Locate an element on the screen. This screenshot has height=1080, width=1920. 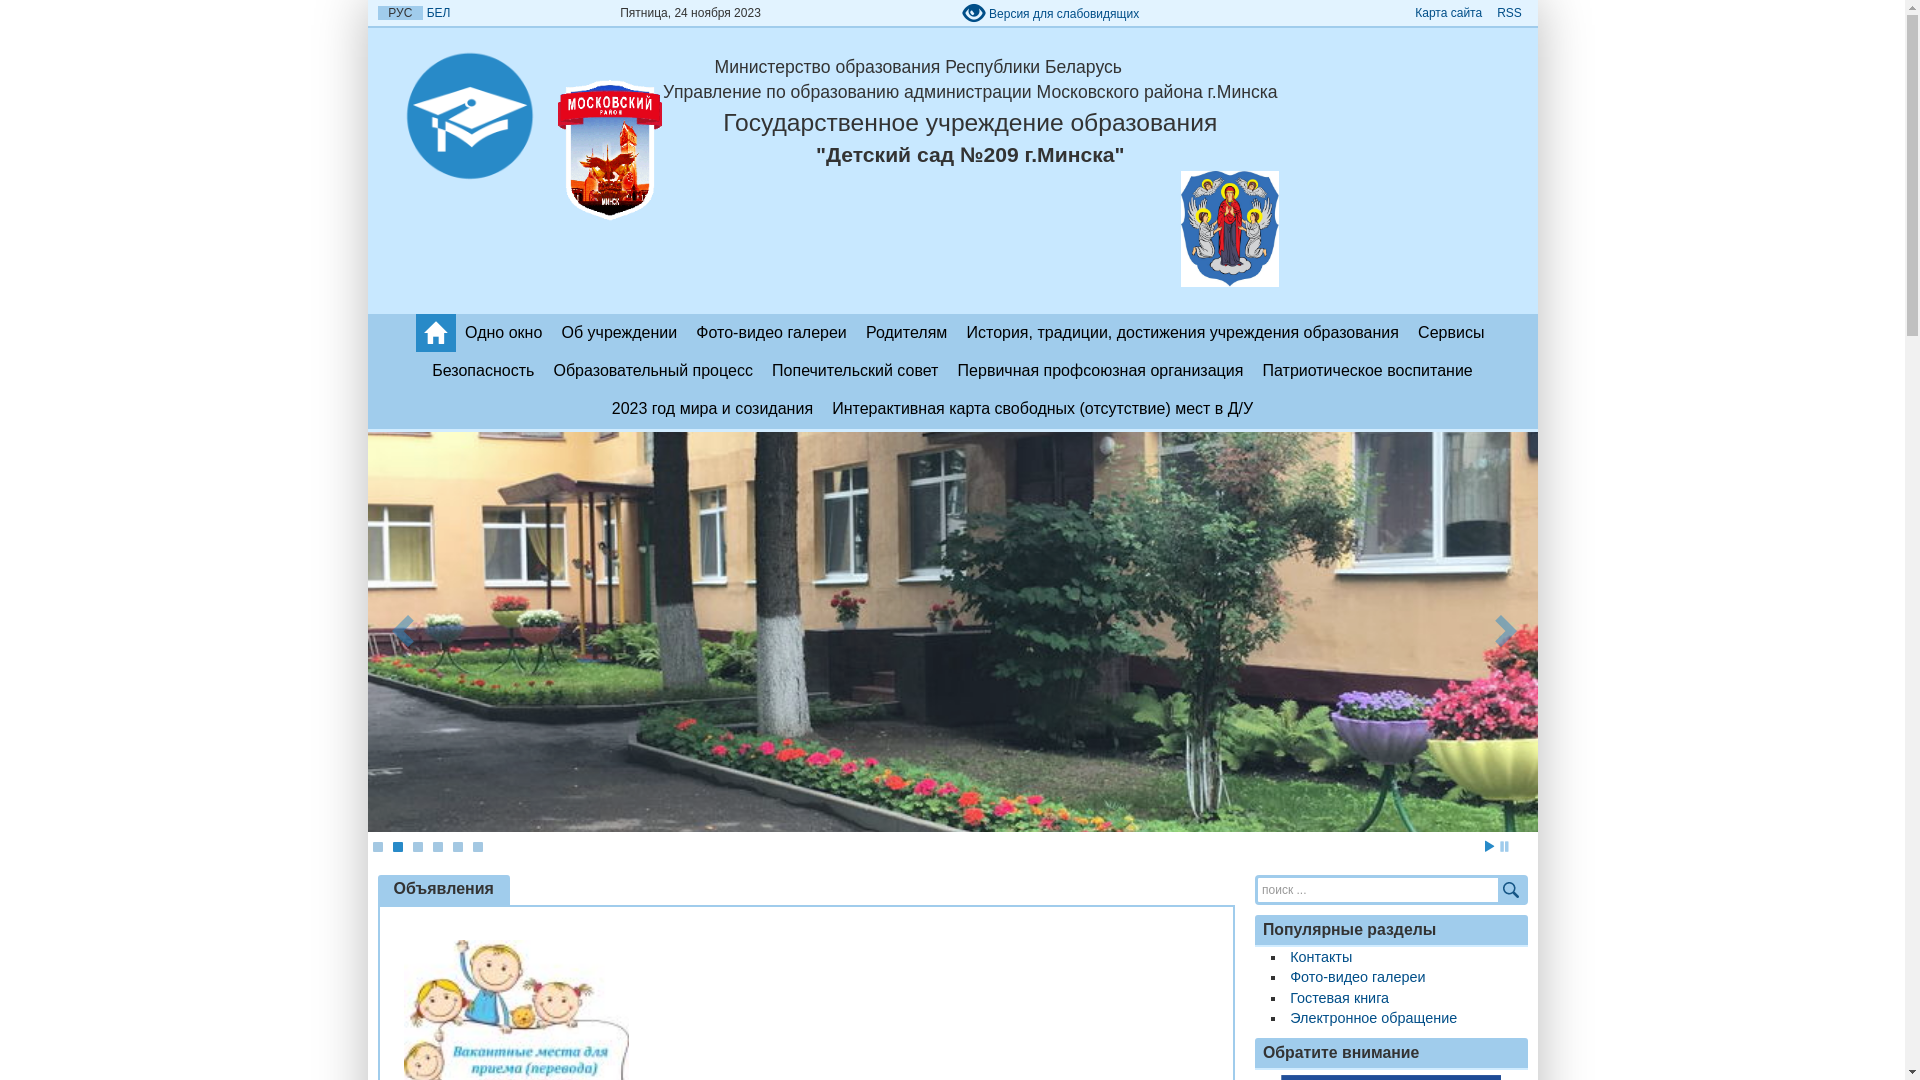
'5' is located at coordinates (450, 847).